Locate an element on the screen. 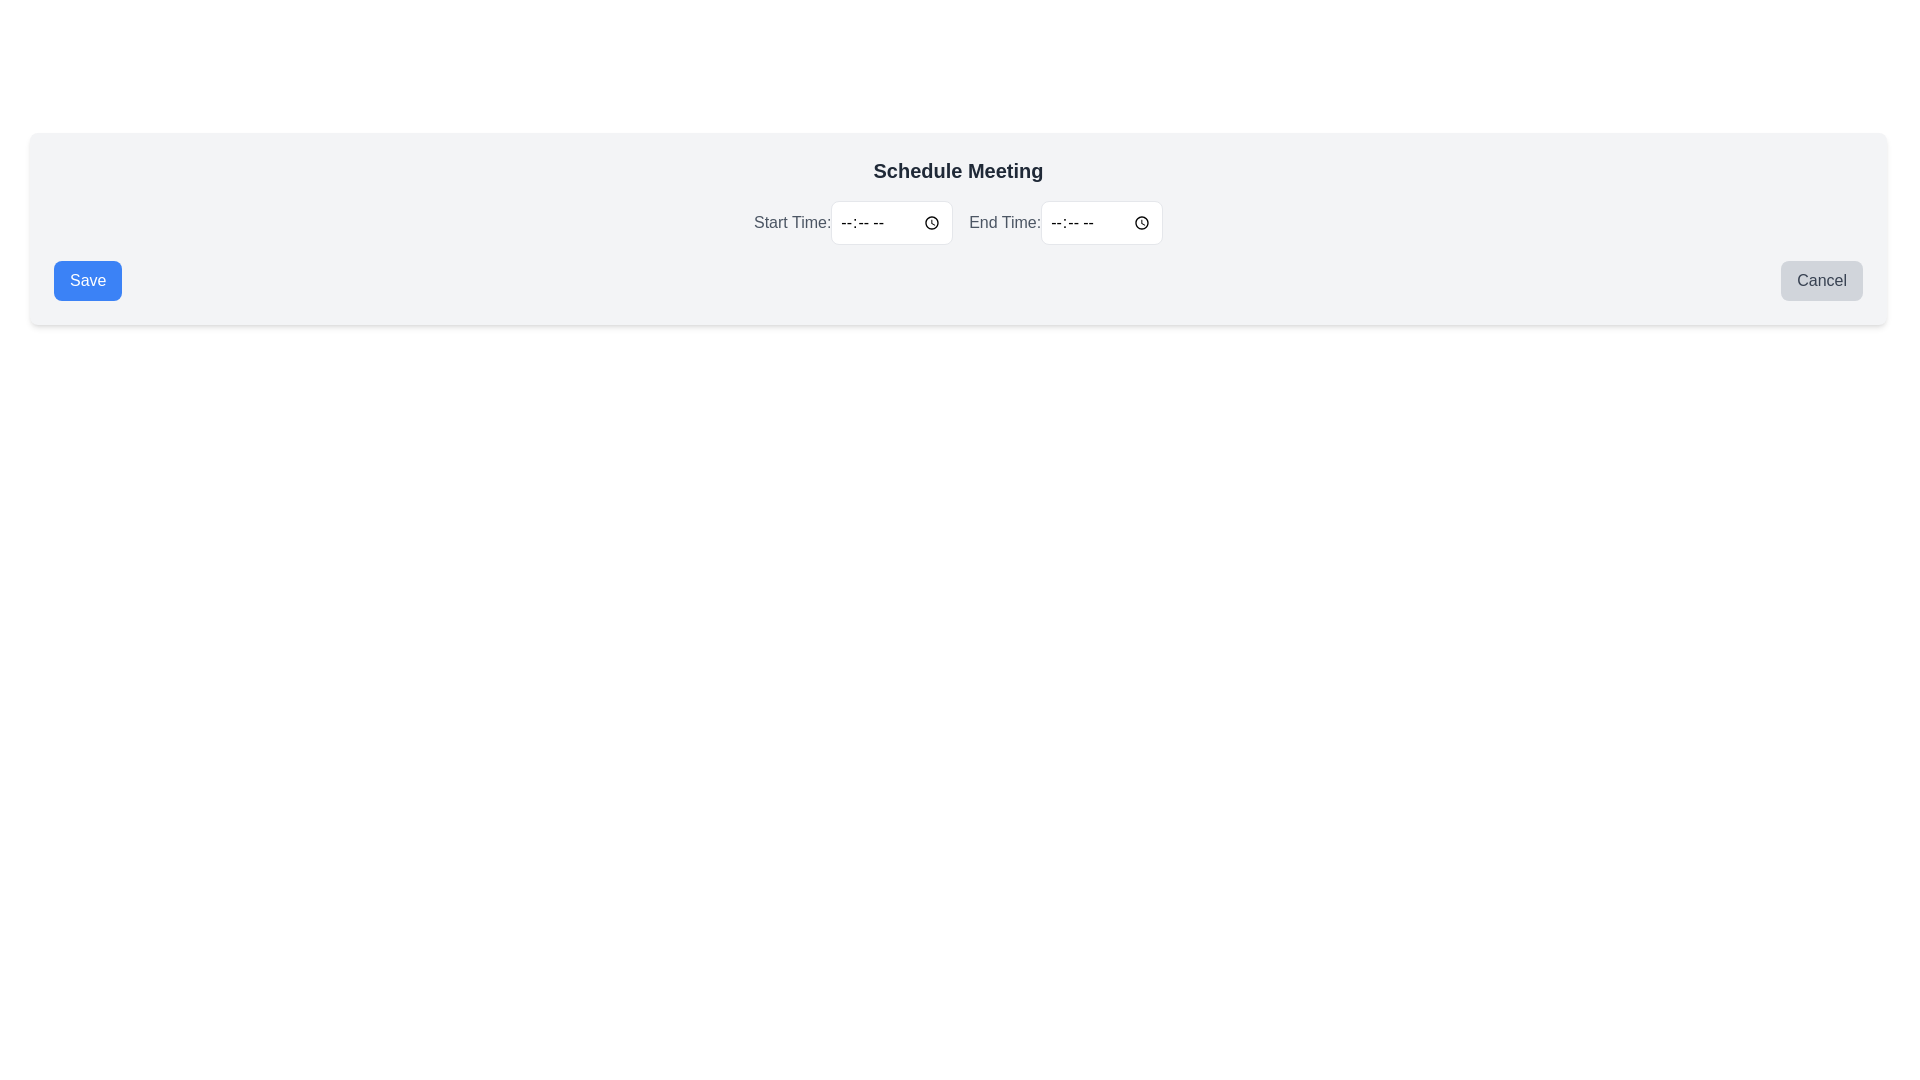 The image size is (1920, 1080). the 'Start Time' label in the 'Schedule Meeting' section to indicate focus is located at coordinates (853, 223).